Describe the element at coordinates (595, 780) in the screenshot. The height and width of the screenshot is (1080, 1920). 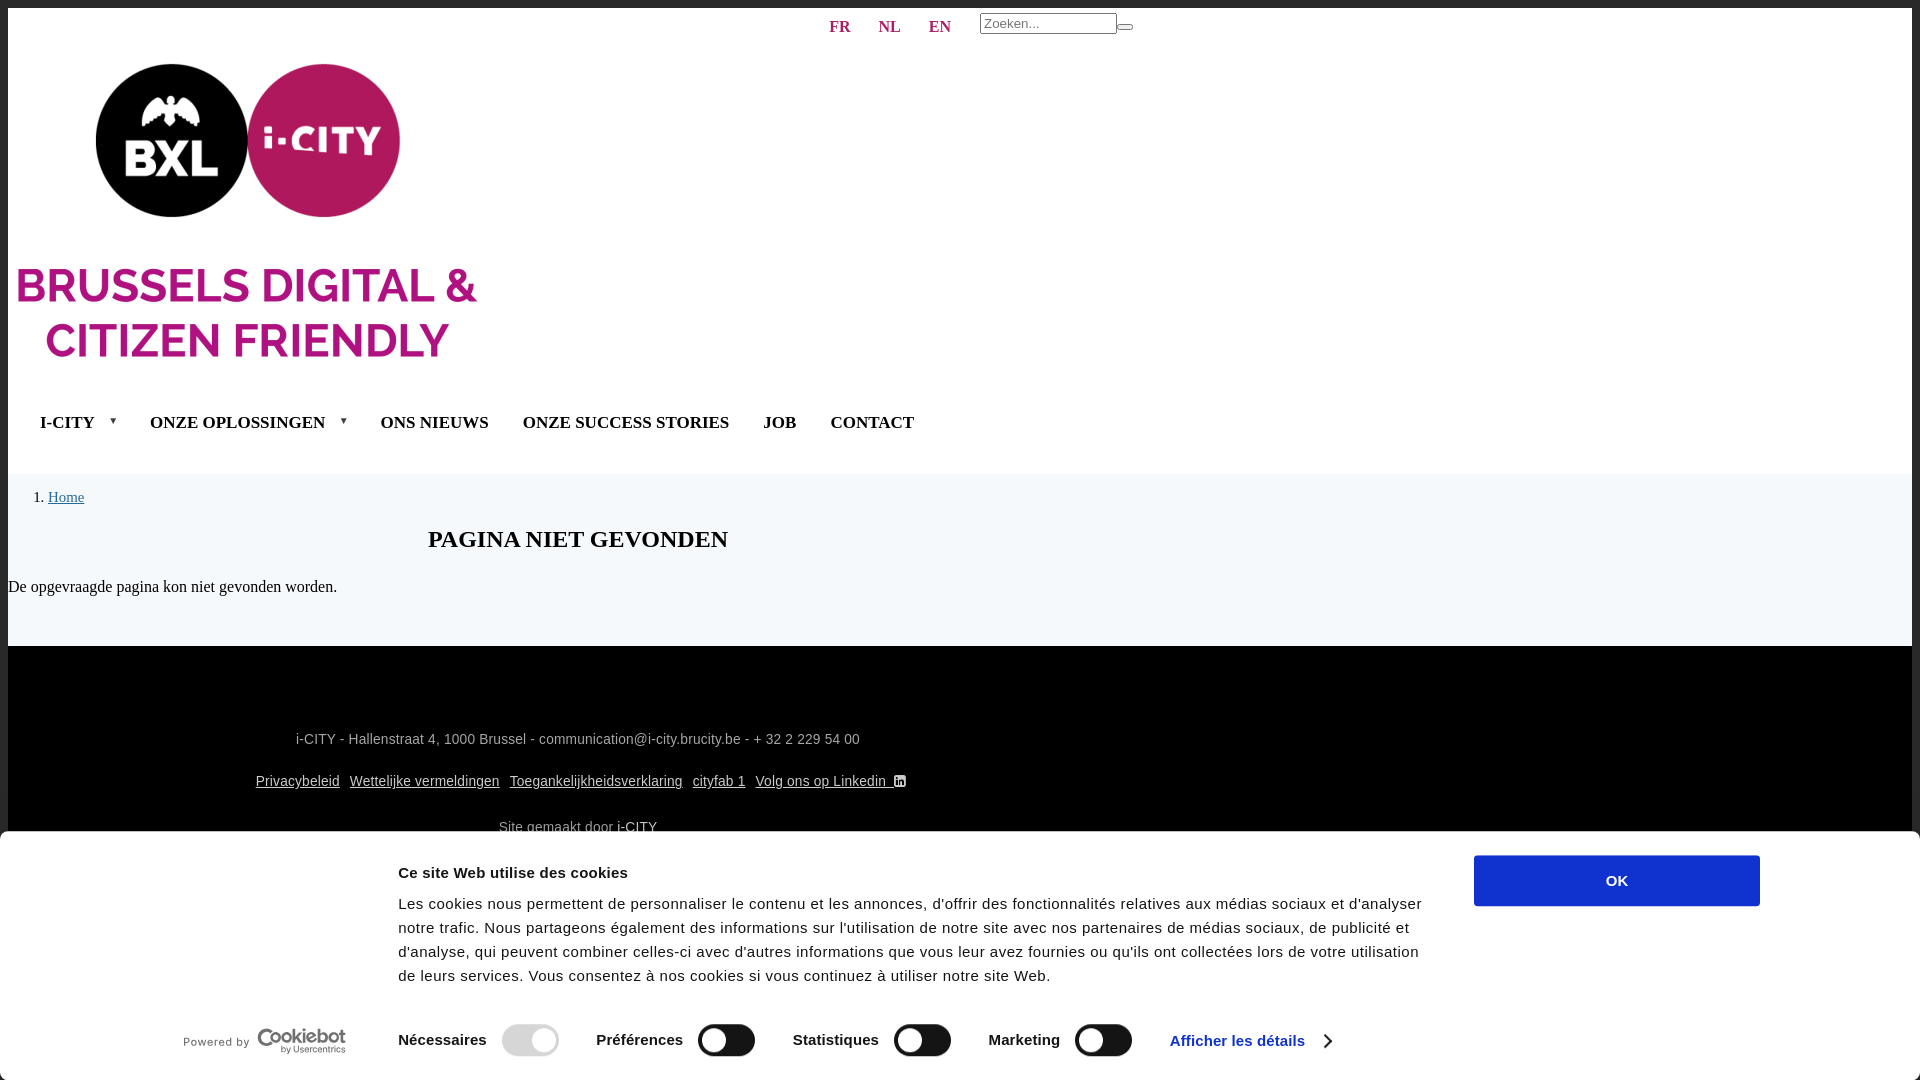
I see `'Toegankelijkheidsverklaring'` at that location.